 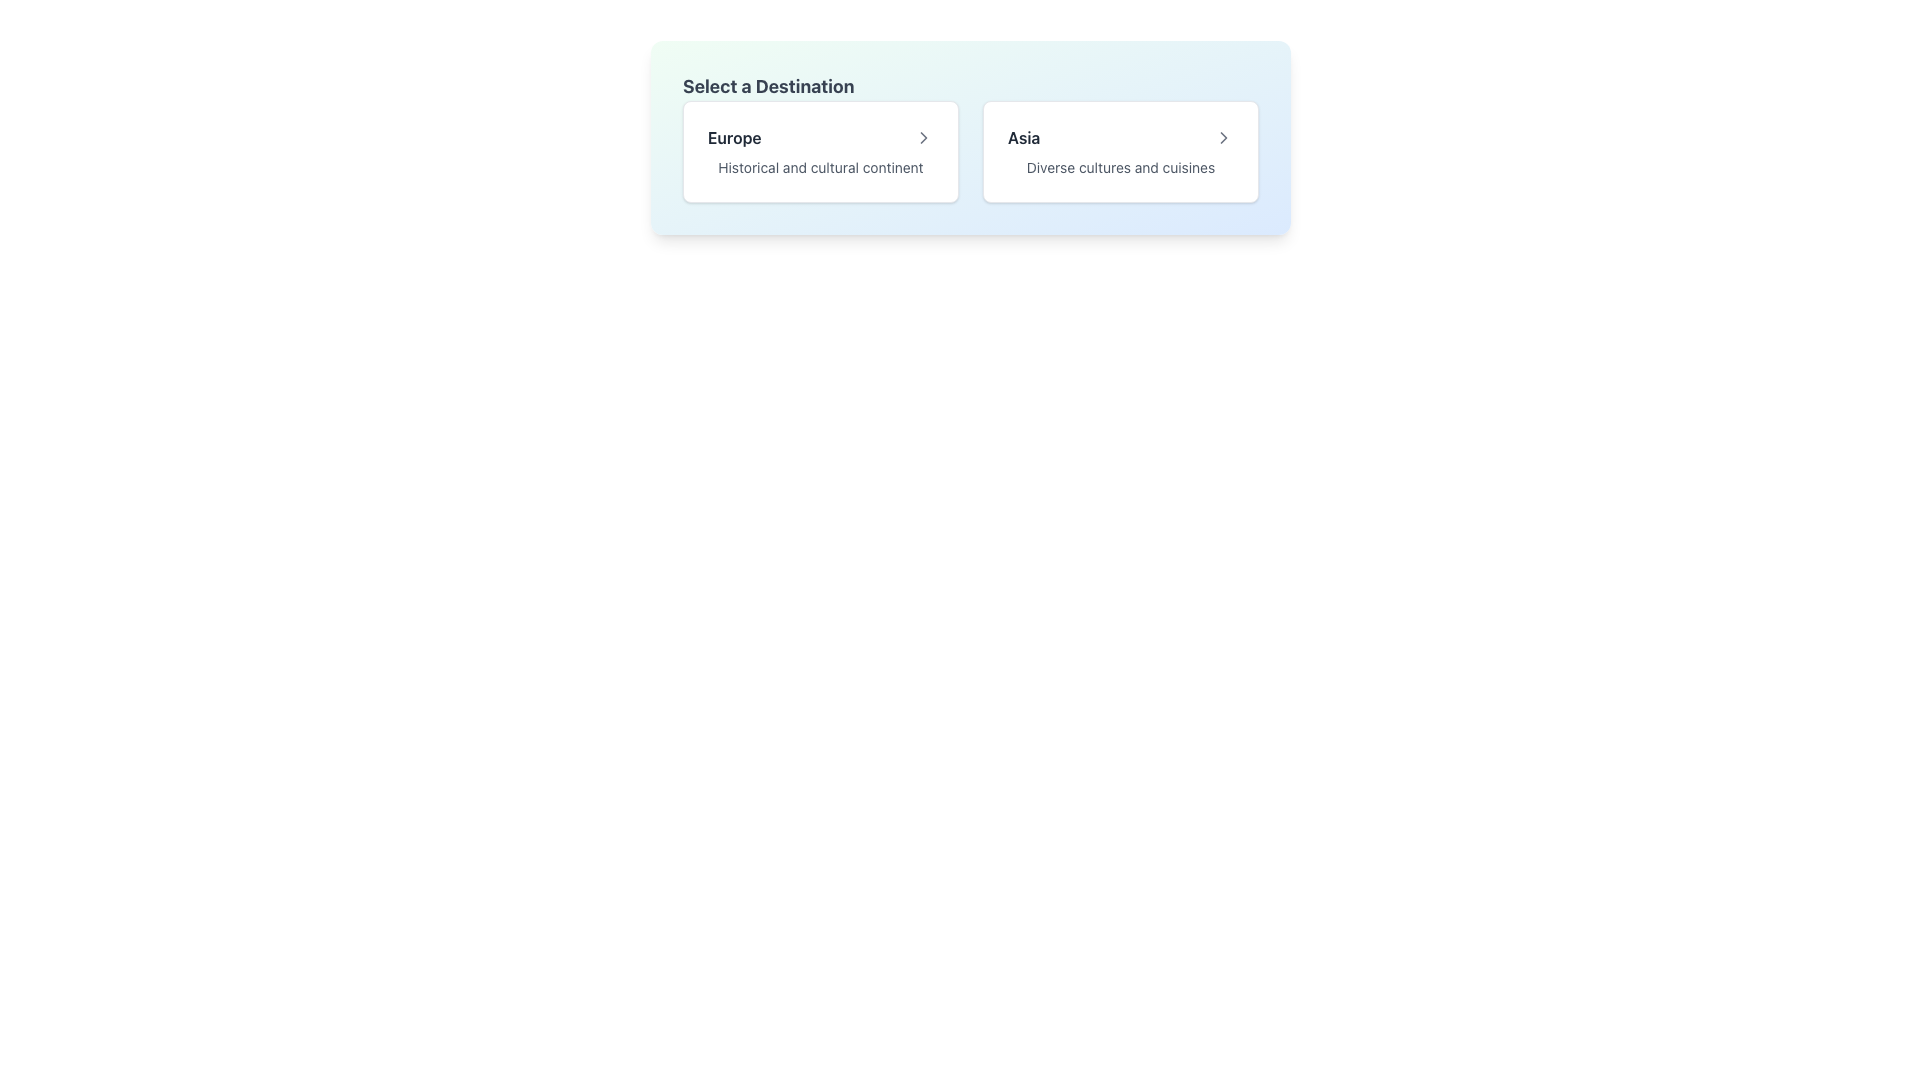 I want to click on bold text label displaying 'Asia' located in the top-right area of the horizontal card layout, left-aligned to 'Diverse cultures and cuisines', so click(x=1024, y=137).